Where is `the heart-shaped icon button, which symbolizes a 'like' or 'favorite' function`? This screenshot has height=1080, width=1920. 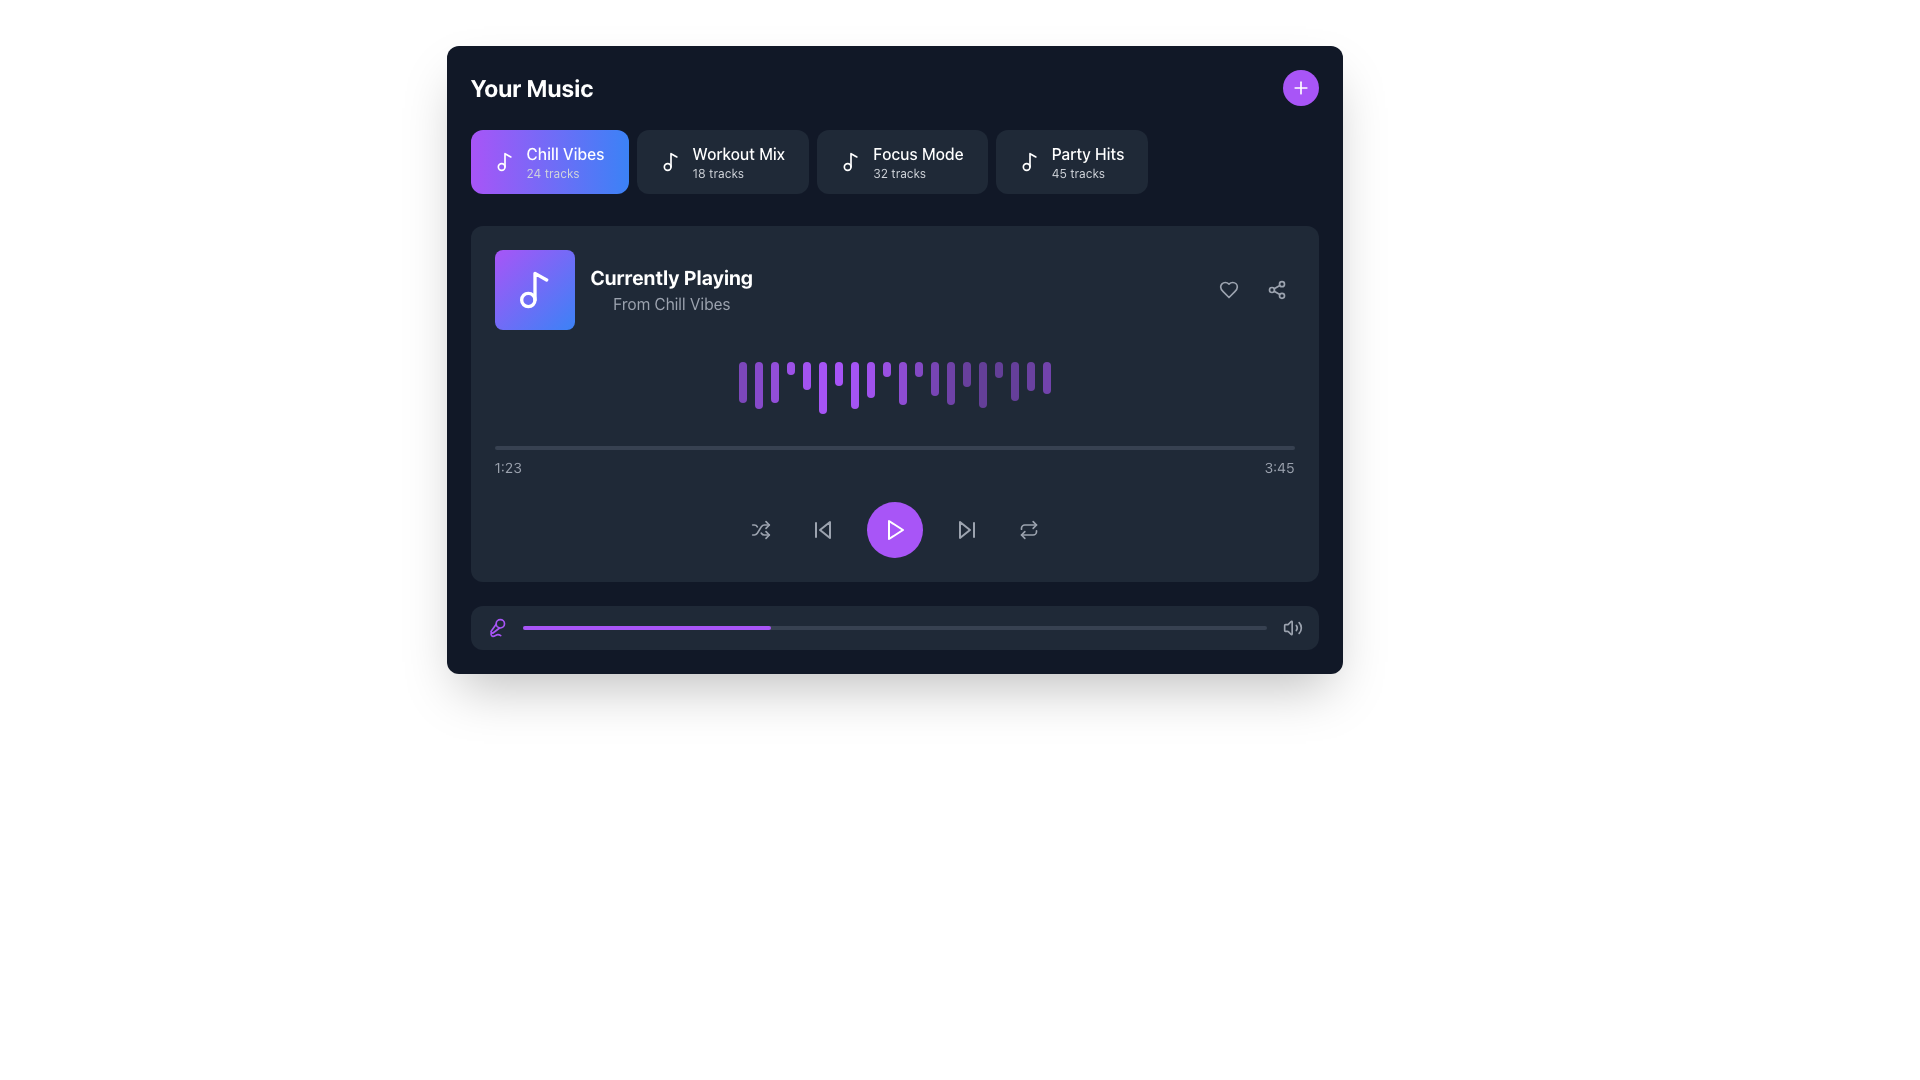
the heart-shaped icon button, which symbolizes a 'like' or 'favorite' function is located at coordinates (1227, 289).